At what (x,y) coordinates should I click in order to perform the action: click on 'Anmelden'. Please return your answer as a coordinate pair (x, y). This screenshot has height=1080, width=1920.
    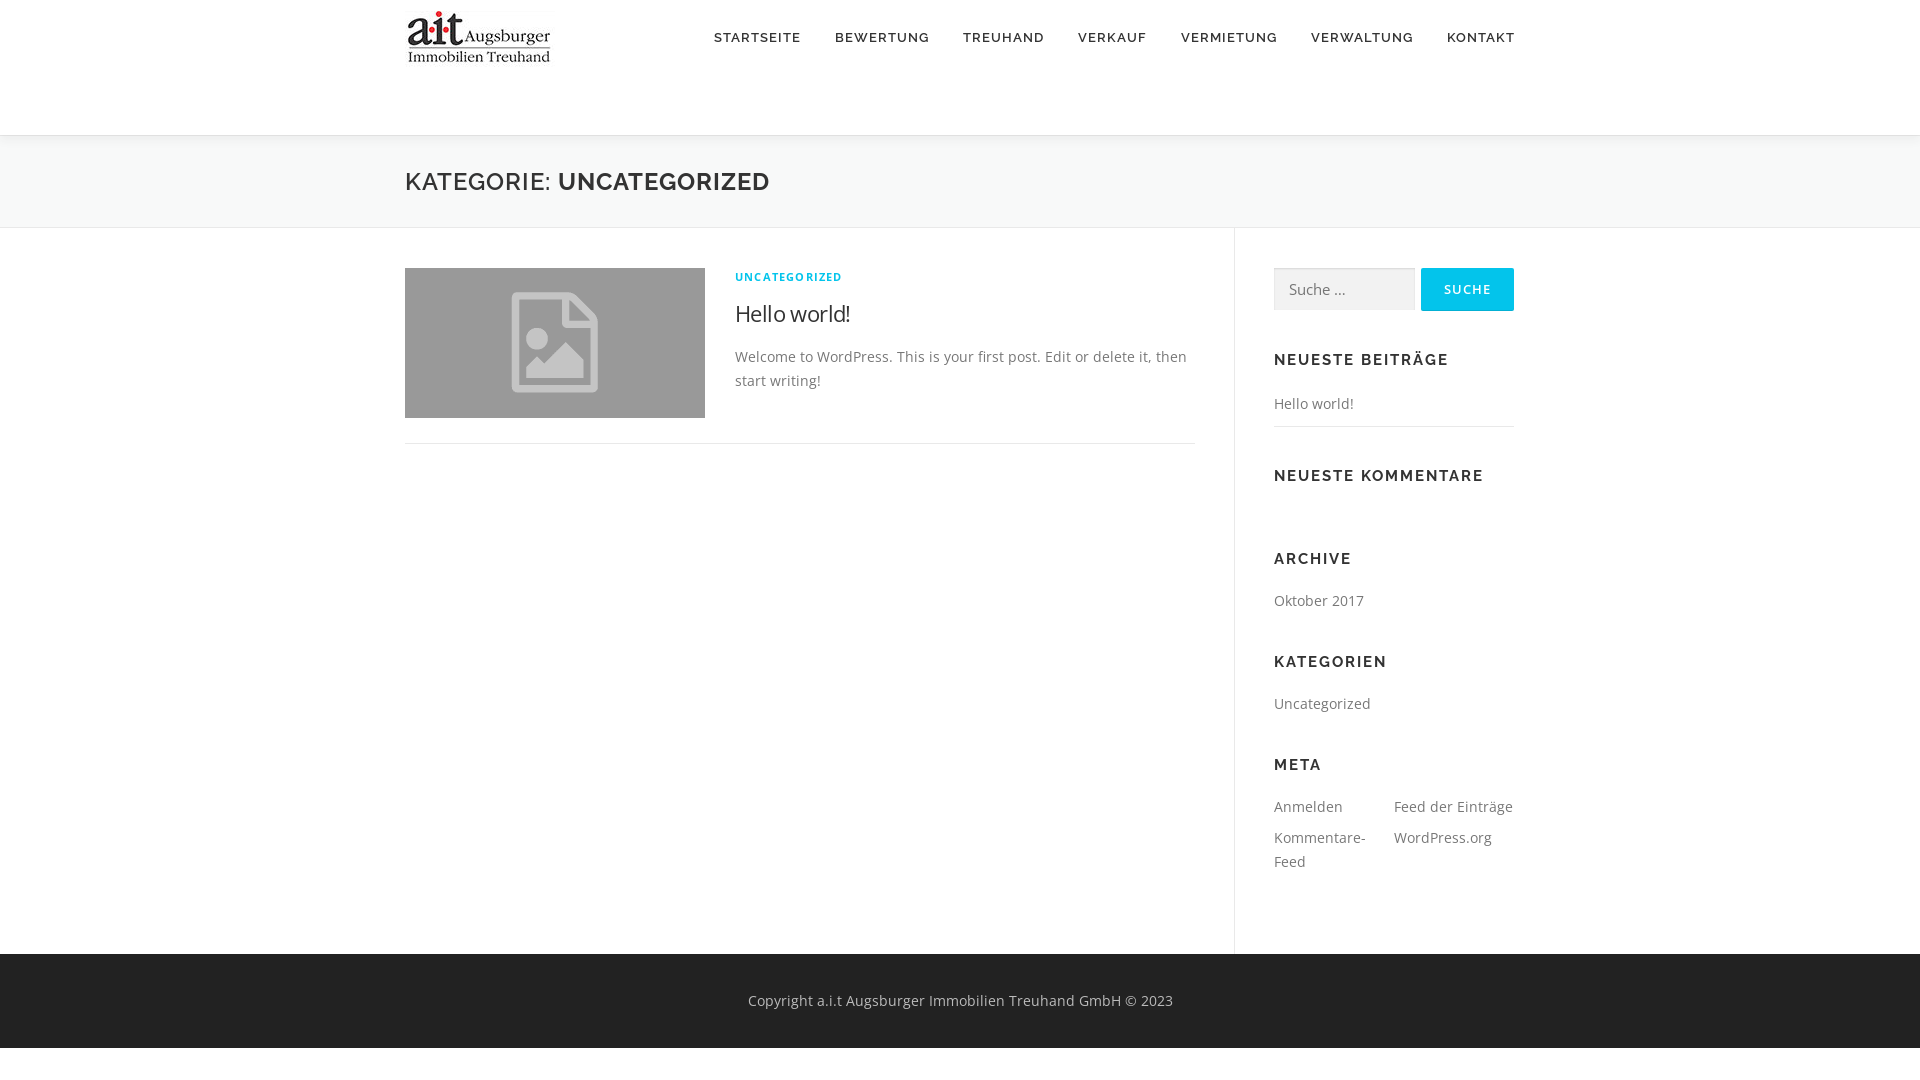
    Looking at the image, I should click on (1308, 805).